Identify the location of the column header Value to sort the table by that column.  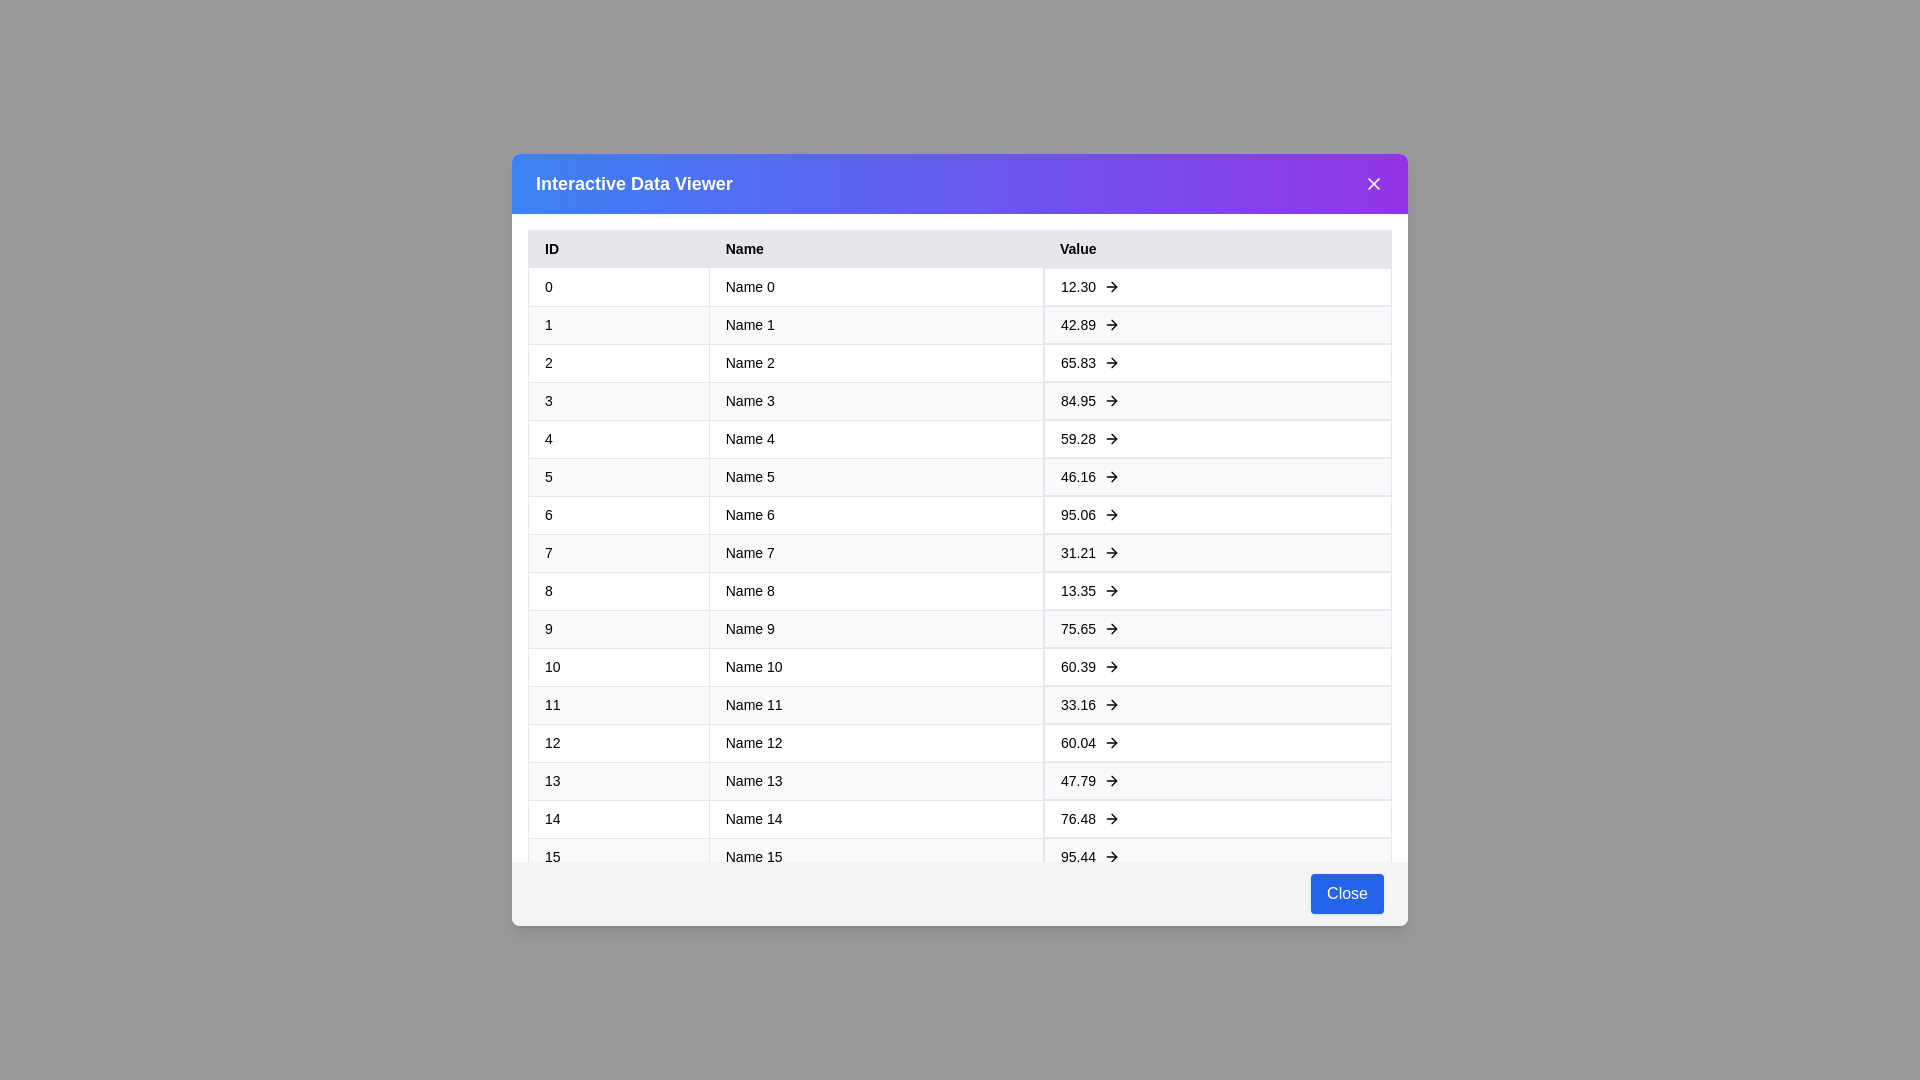
(1216, 248).